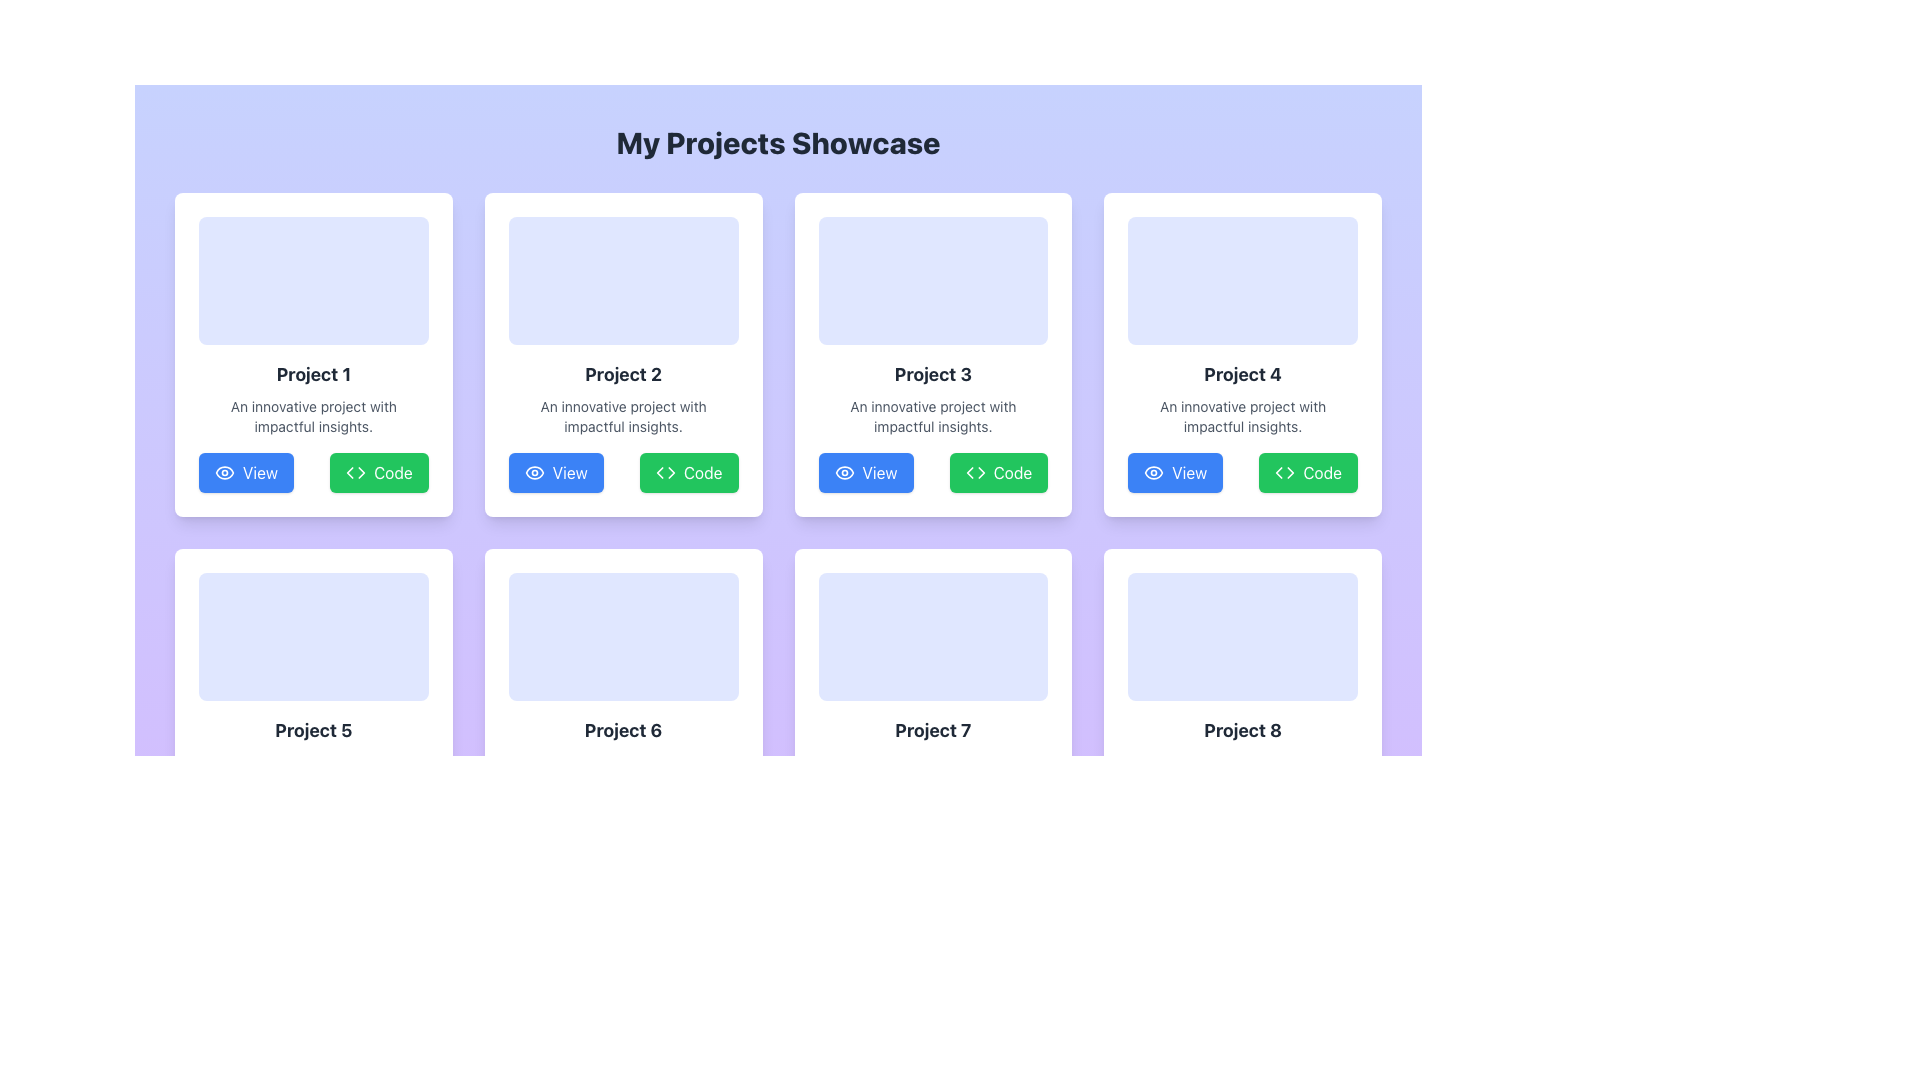 The height and width of the screenshot is (1080, 1920). I want to click on the right button labeled 'Code' located at the bottom of the card titled 'Project 3' in the grid layout, so click(932, 473).